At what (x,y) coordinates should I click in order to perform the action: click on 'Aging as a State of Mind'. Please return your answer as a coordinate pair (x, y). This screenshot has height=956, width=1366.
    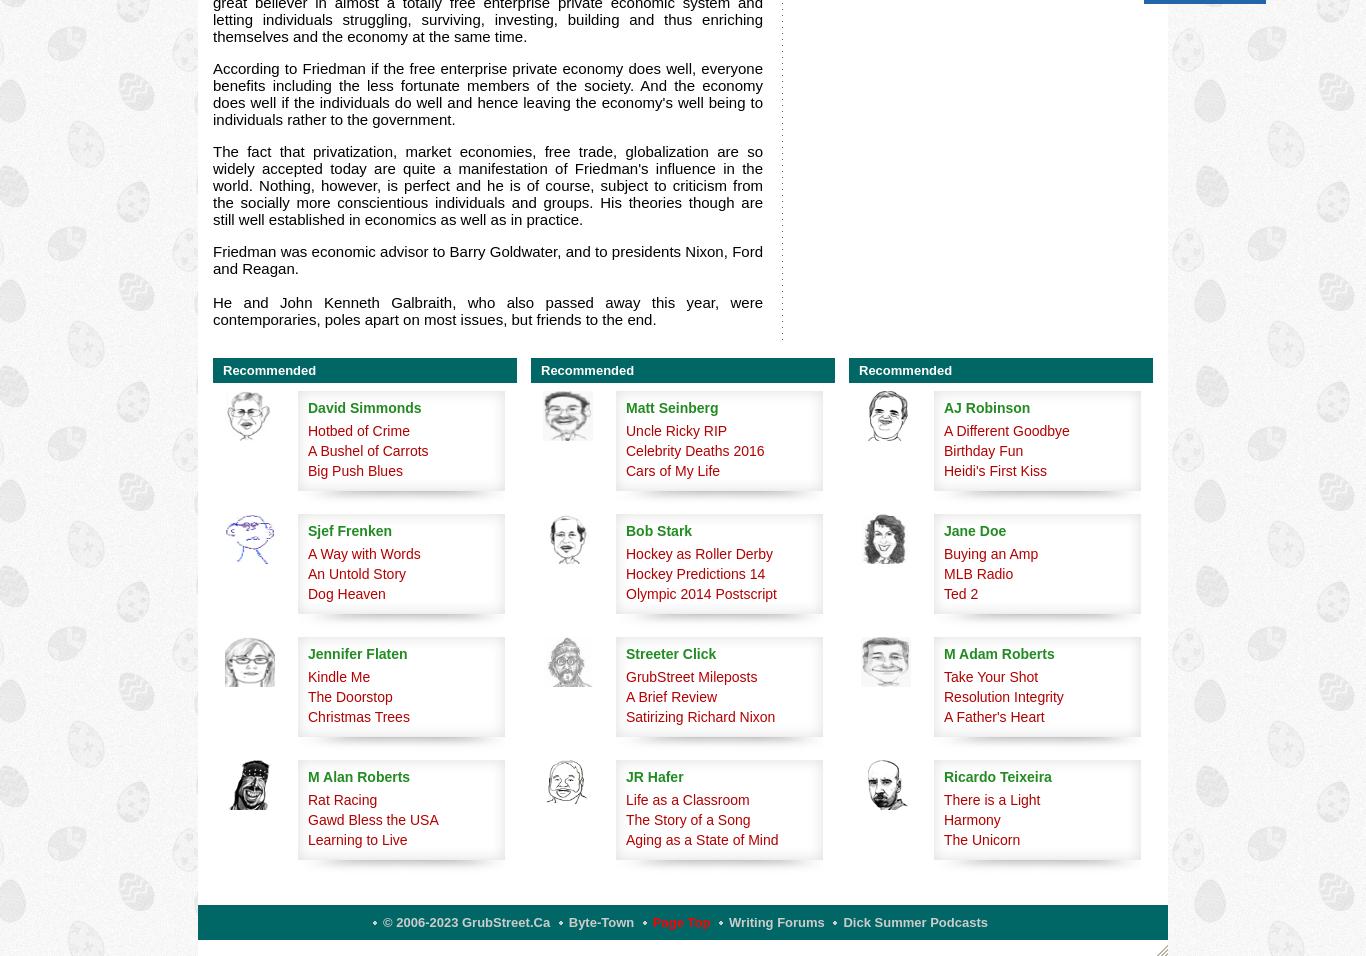
    Looking at the image, I should click on (701, 840).